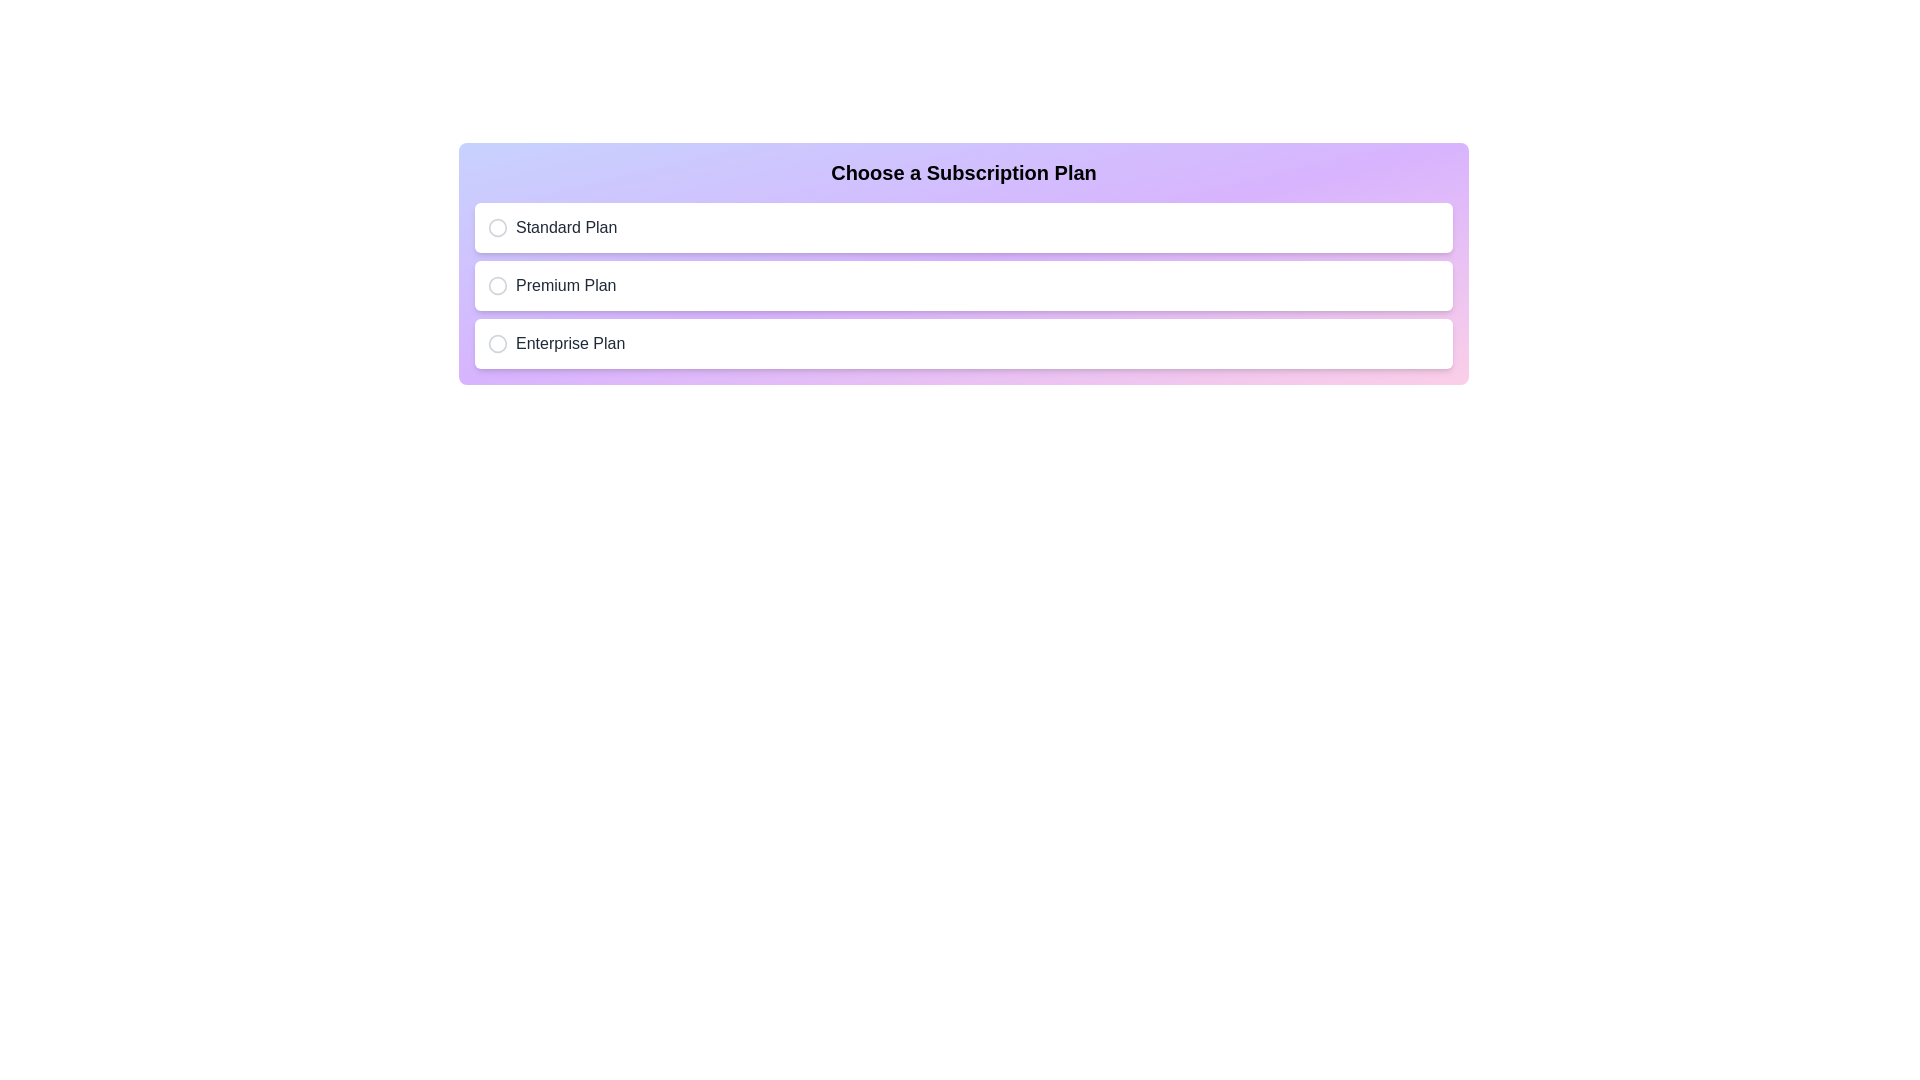 The height and width of the screenshot is (1080, 1920). Describe the element at coordinates (565, 226) in the screenshot. I see `the 'Standard Plan' text label, which is displayed in gray and is the topmost item in the subscription plan selection interface` at that location.